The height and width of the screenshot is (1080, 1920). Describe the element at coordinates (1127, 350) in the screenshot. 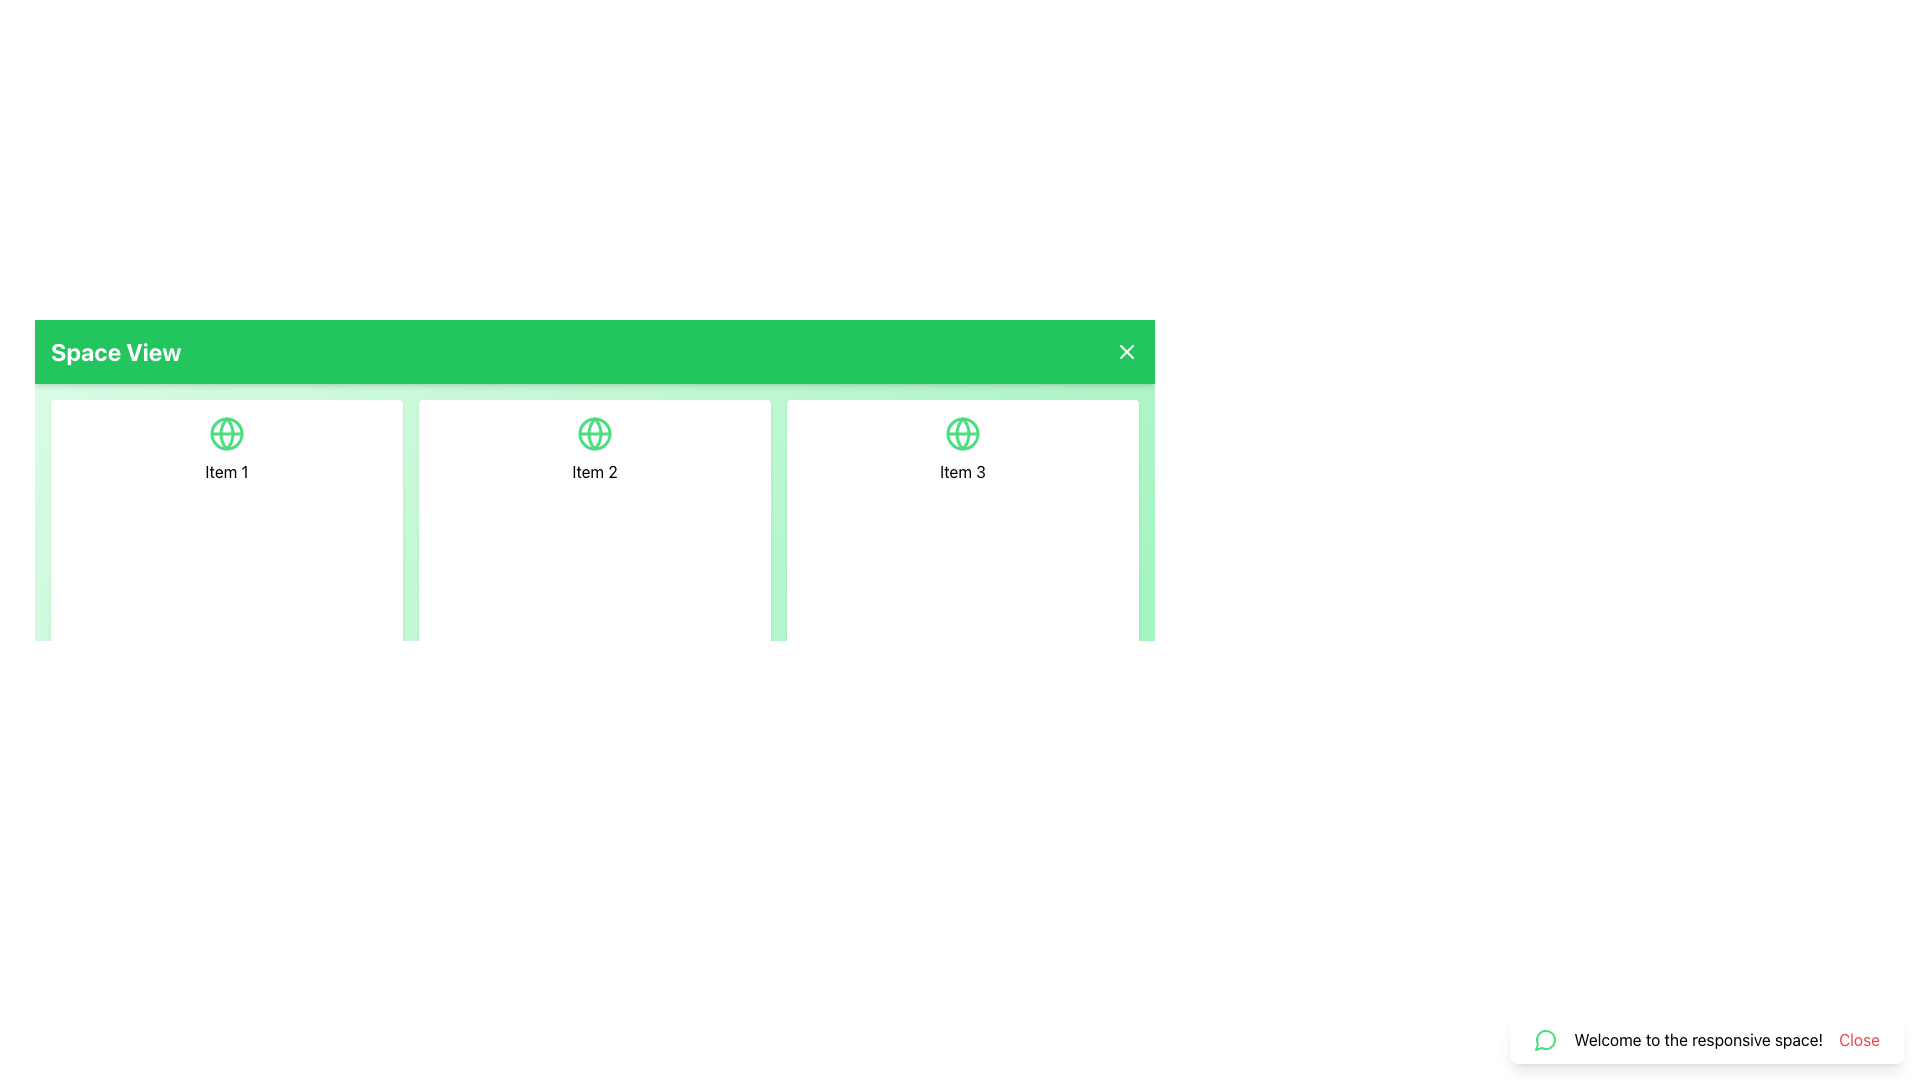

I see `the green diagonal line icon in the top-right corner of the header bar` at that location.